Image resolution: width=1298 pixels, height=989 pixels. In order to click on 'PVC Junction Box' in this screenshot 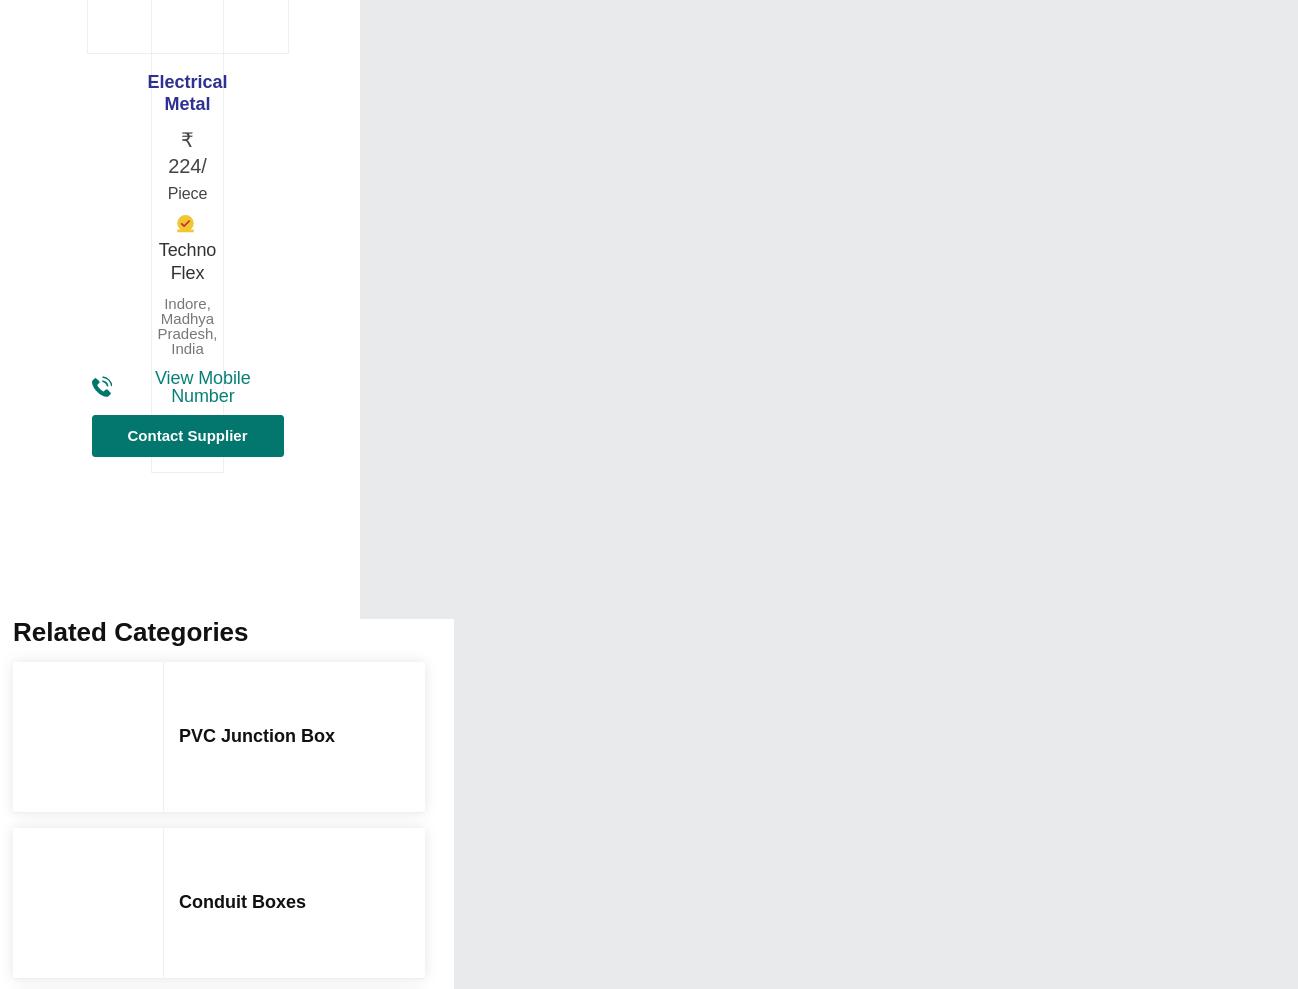, I will do `click(257, 735)`.